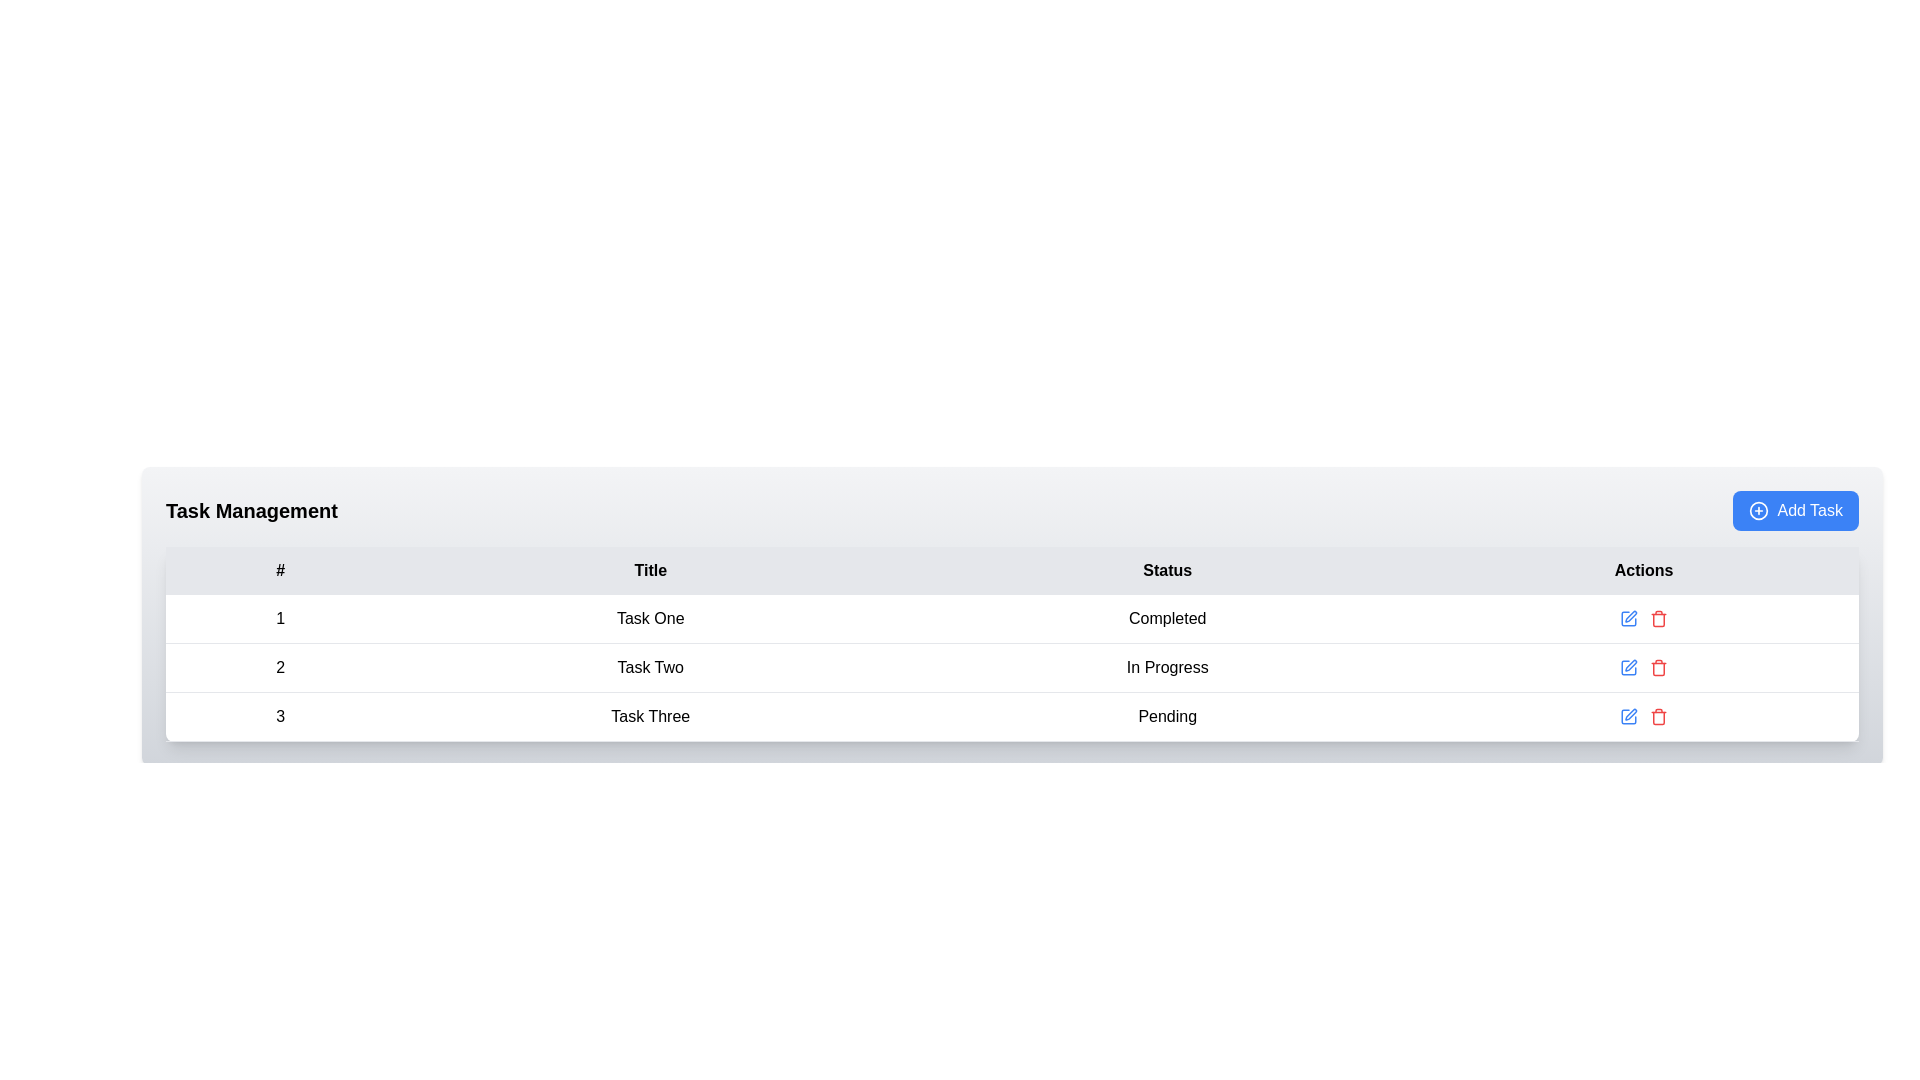  I want to click on the Table cell displaying the status of a task in the 'Status' column of the 'Task Management' table, which indicates that the task has been completed, so click(1167, 618).